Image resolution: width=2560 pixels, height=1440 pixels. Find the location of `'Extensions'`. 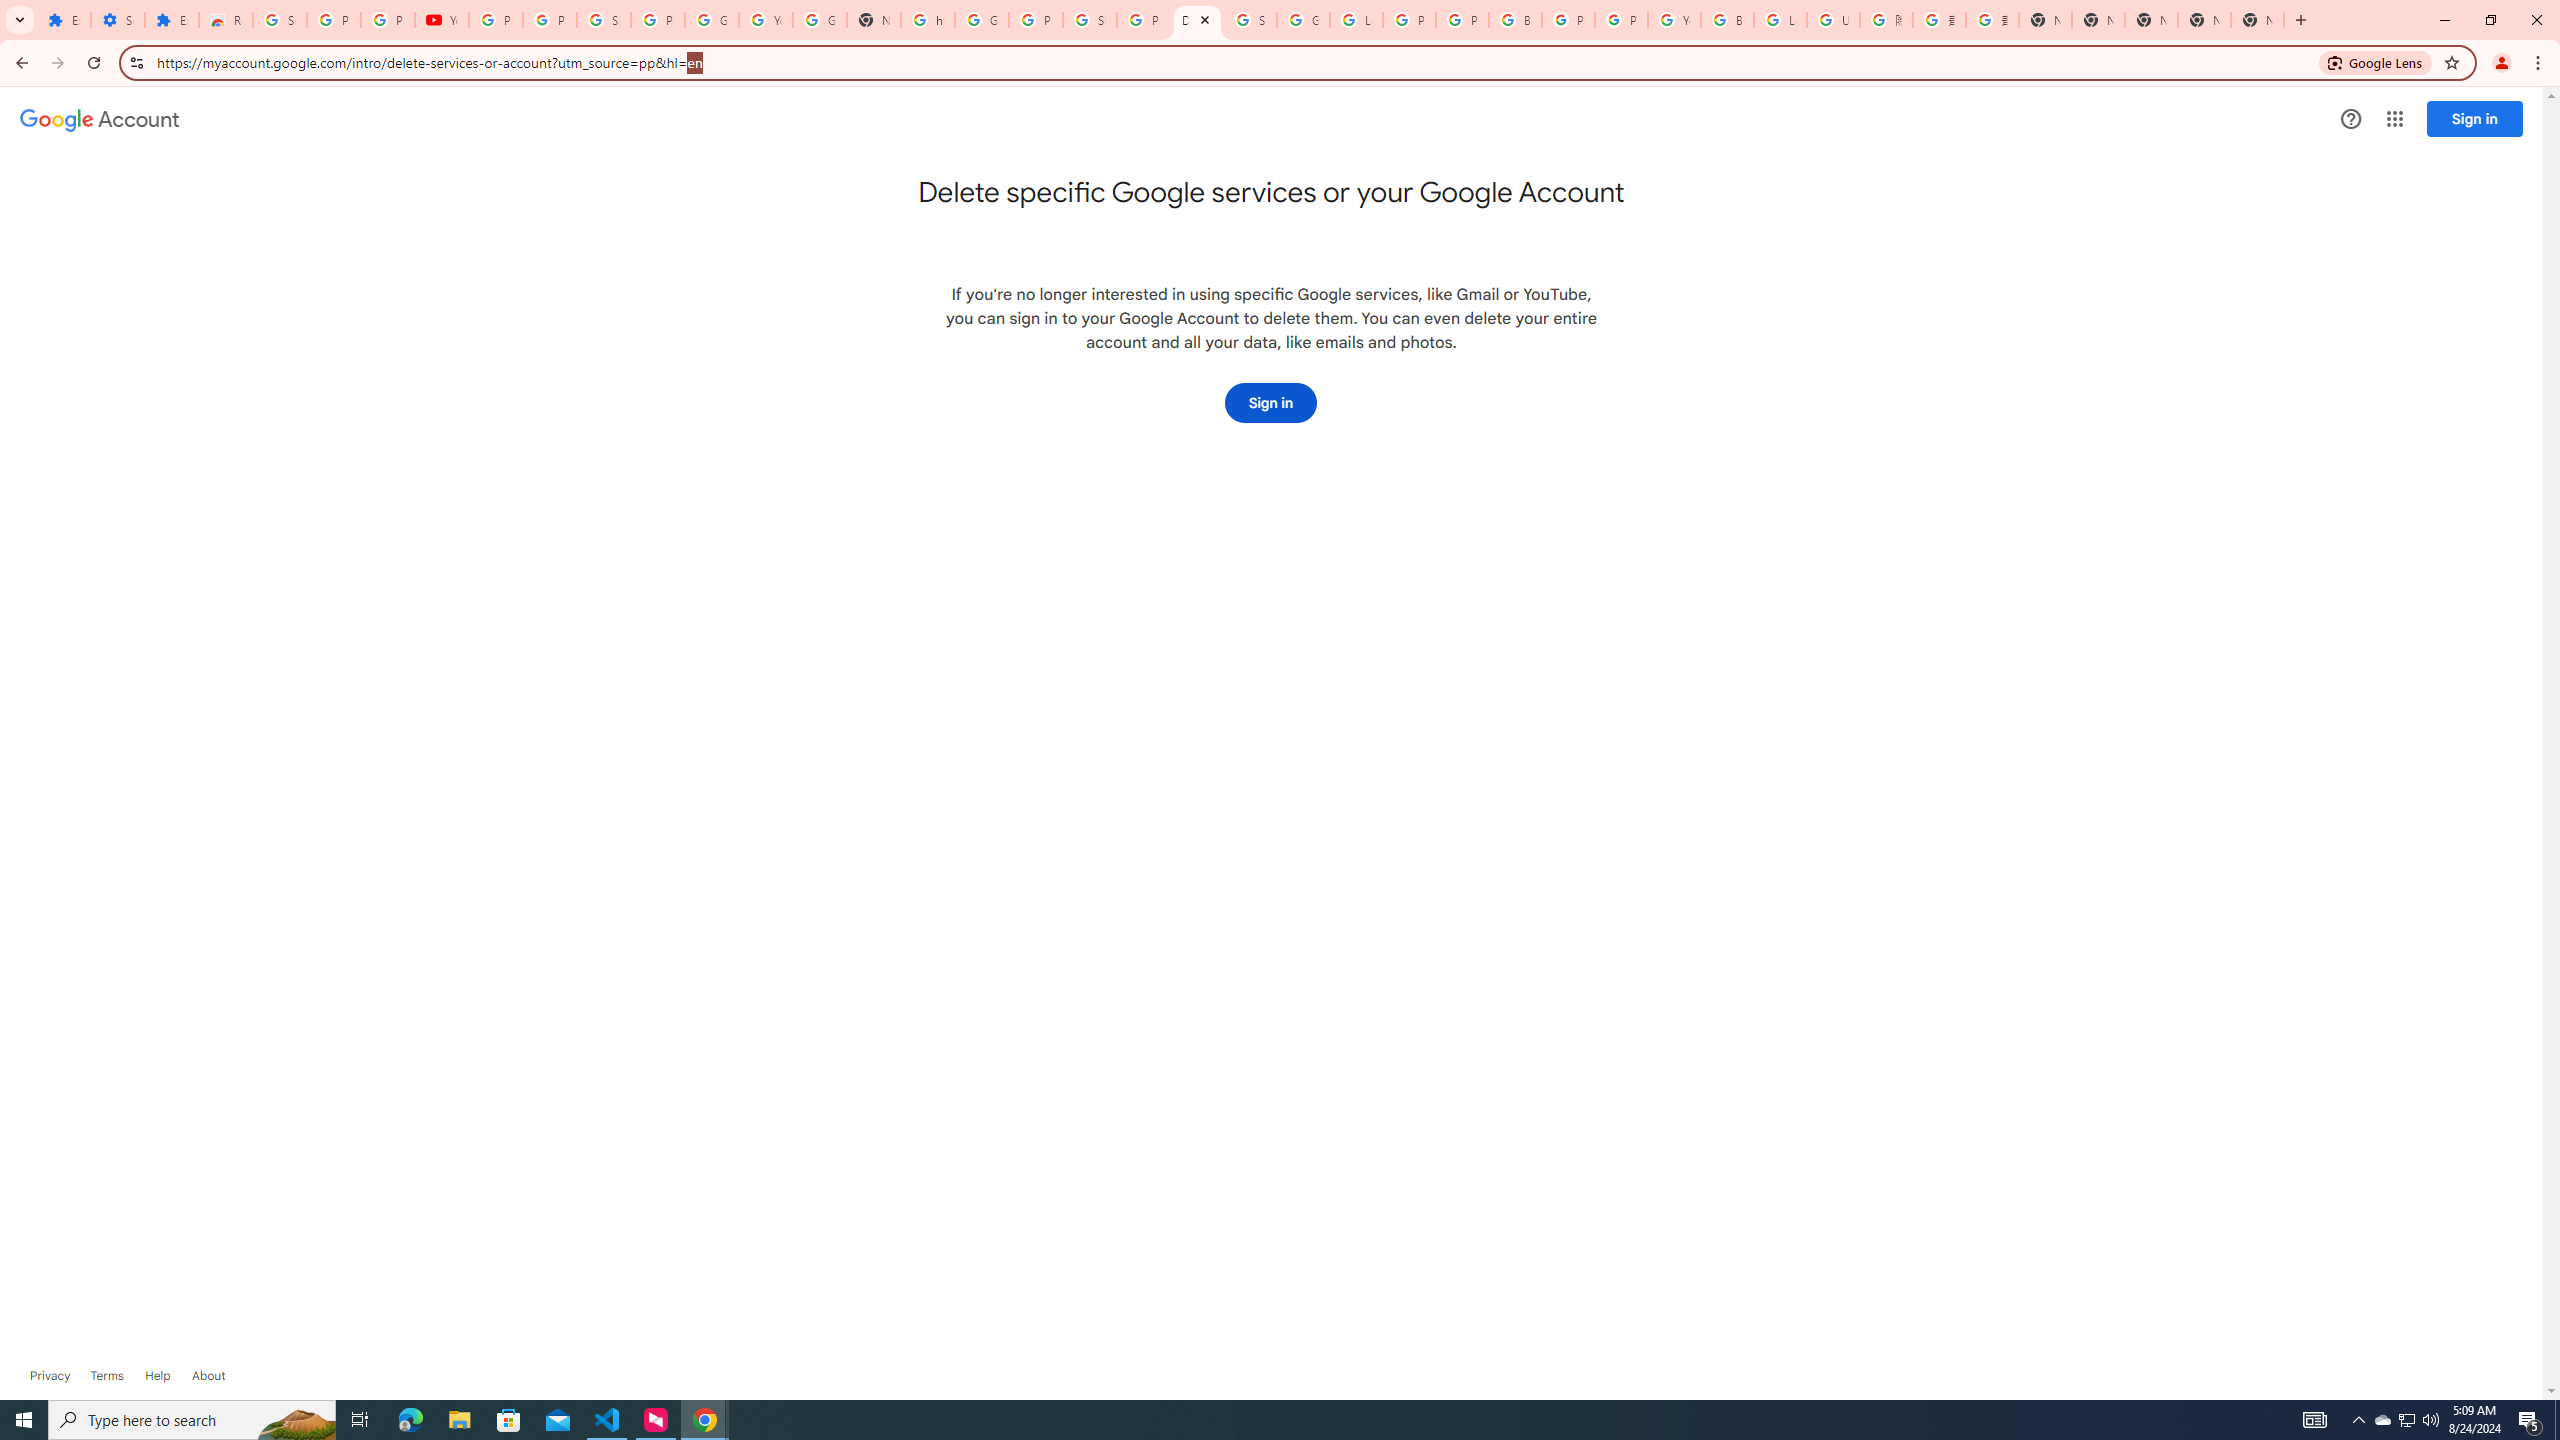

'Extensions' is located at coordinates (64, 19).